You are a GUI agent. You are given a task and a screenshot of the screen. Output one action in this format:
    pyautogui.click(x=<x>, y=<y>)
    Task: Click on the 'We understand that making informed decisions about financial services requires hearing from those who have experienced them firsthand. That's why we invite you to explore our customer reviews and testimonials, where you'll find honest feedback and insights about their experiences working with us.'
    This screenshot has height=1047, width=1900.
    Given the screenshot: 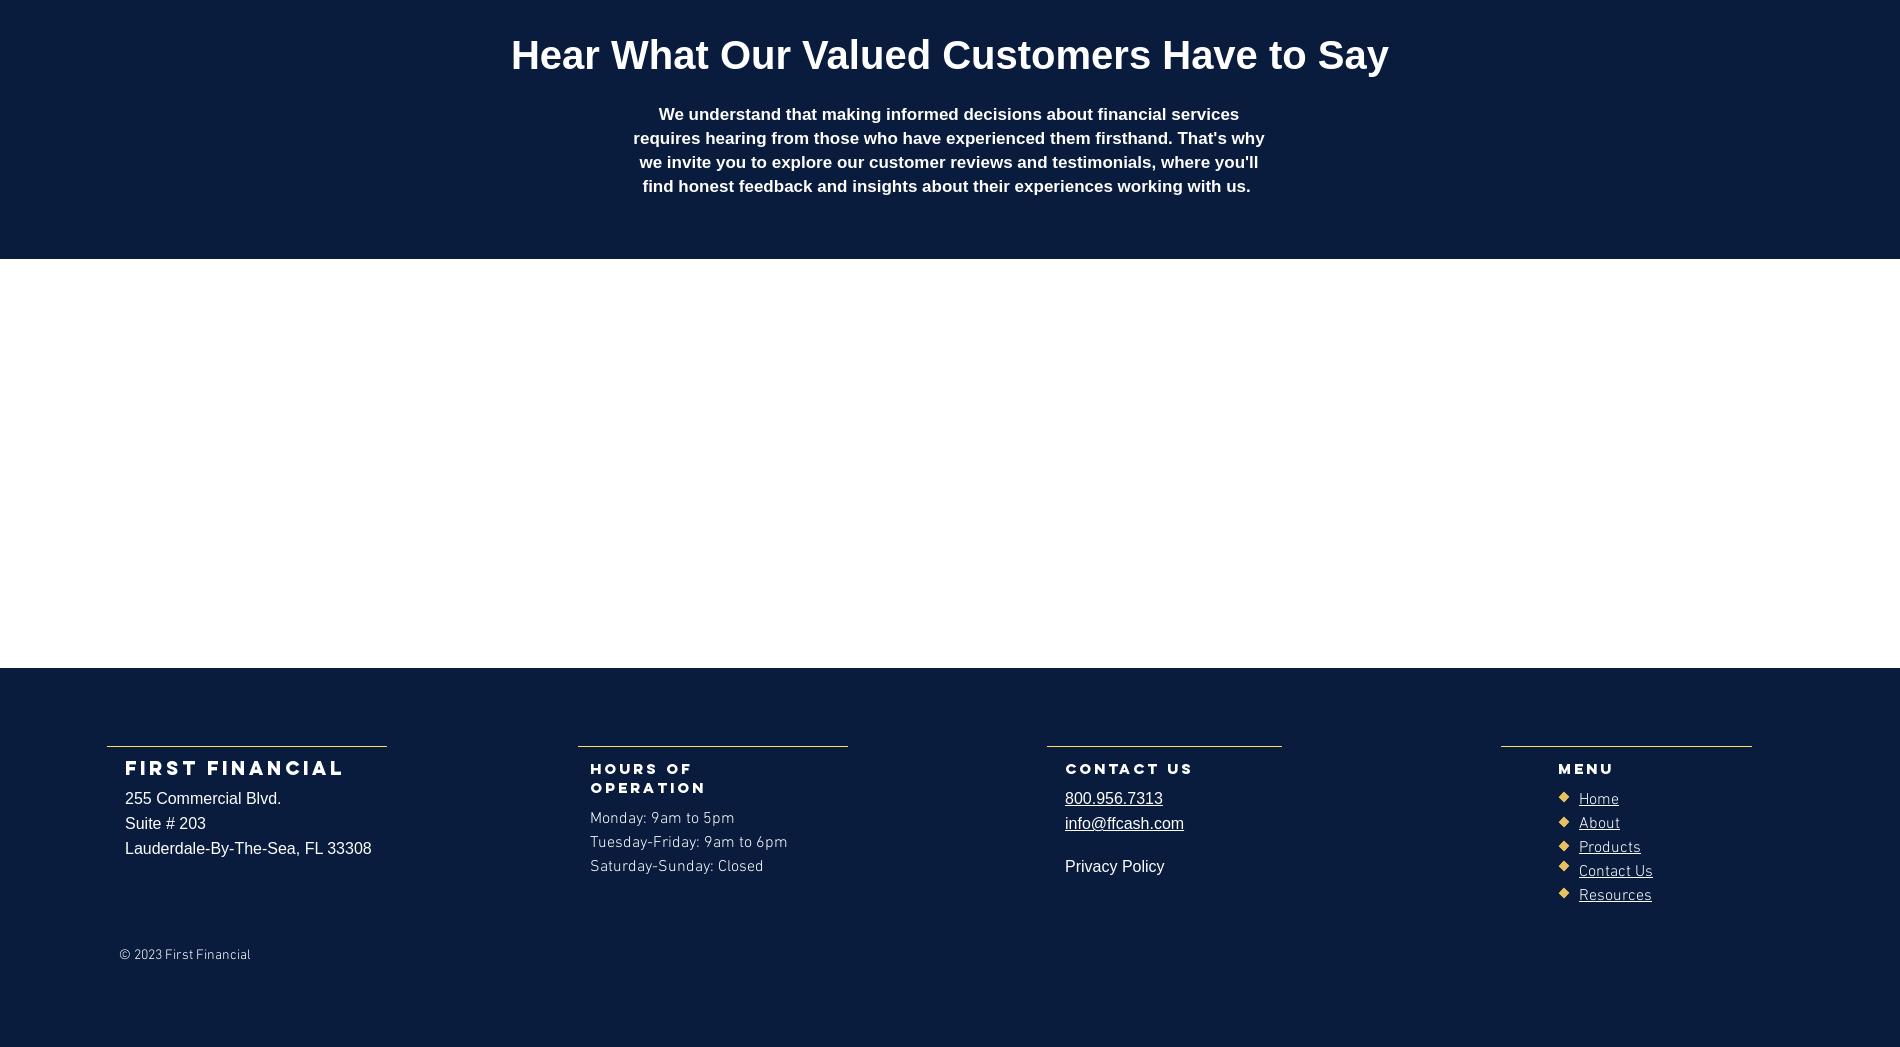 What is the action you would take?
    pyautogui.click(x=947, y=150)
    